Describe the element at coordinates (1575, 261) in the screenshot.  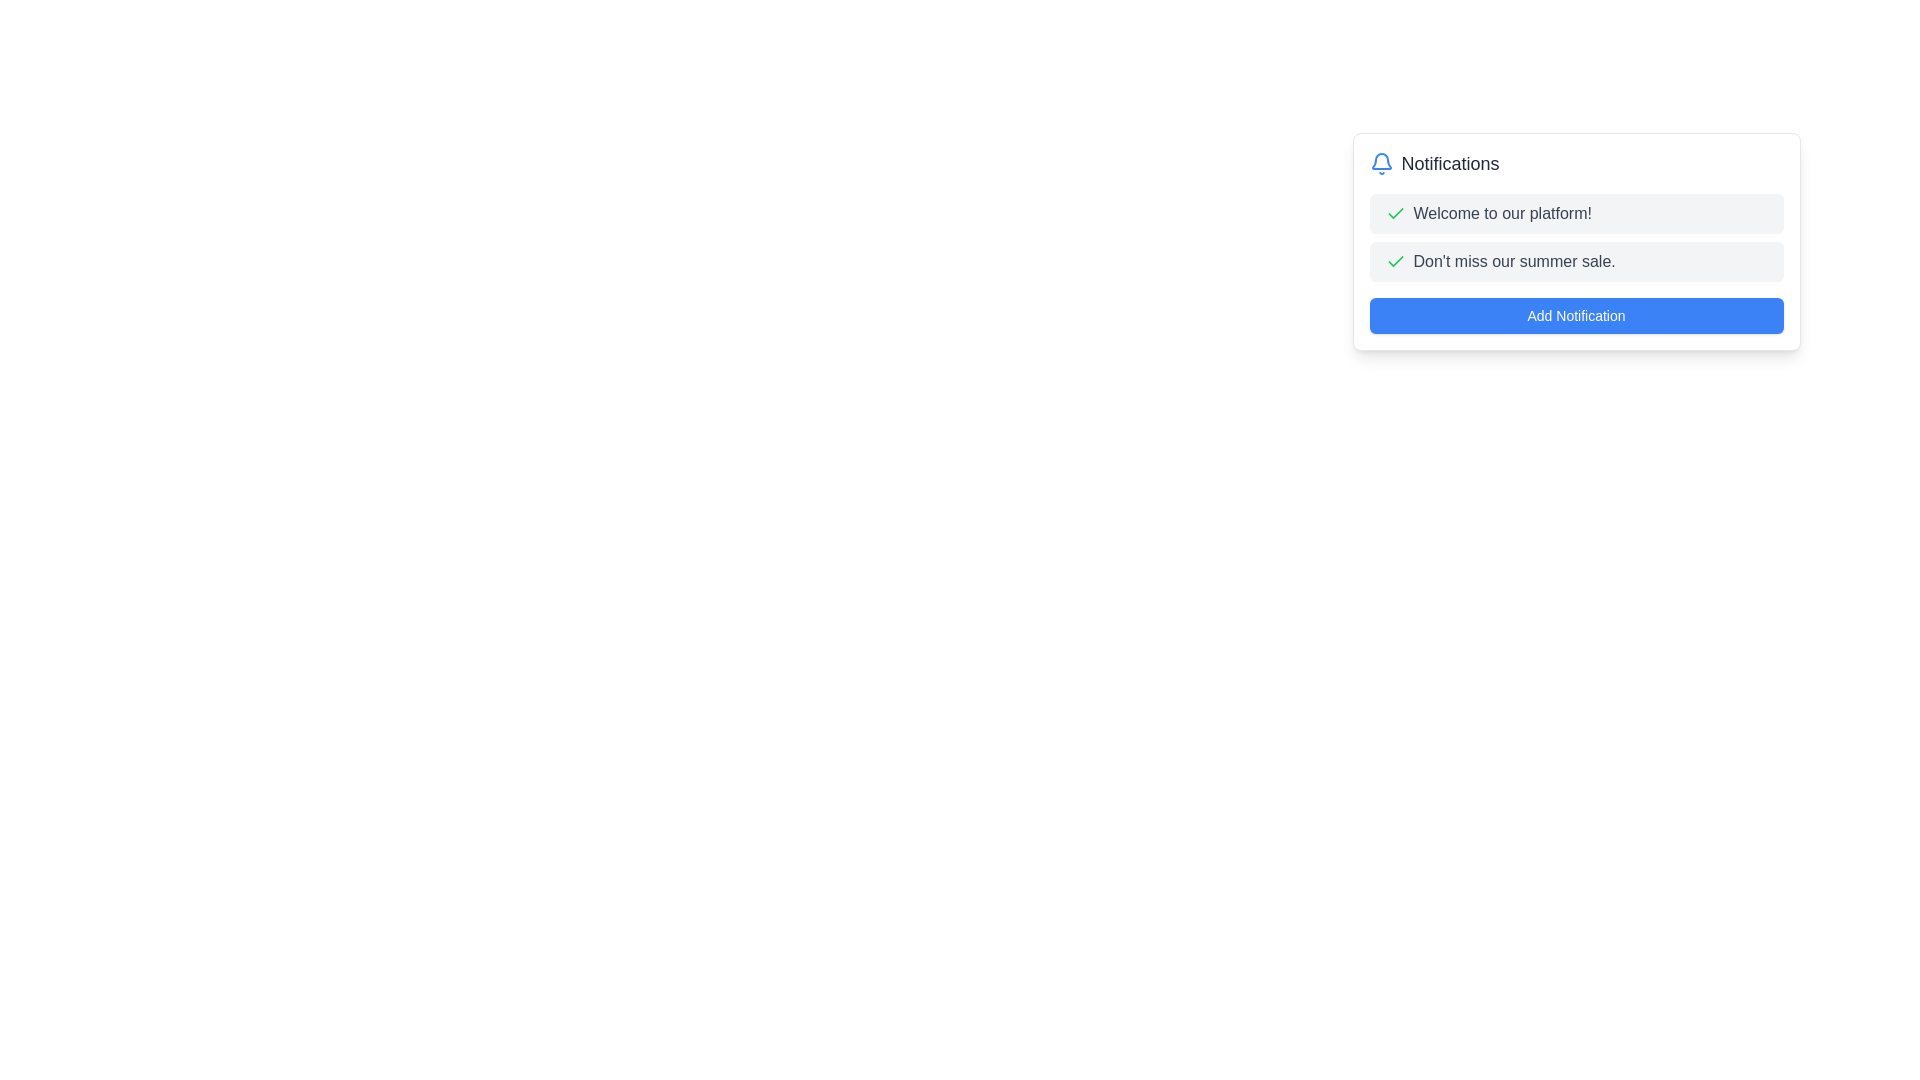
I see `the Notification Row that conveys the message about the summer sale, located between the 'Welcome to our platform!' notification and the 'Add Notification' button` at that location.